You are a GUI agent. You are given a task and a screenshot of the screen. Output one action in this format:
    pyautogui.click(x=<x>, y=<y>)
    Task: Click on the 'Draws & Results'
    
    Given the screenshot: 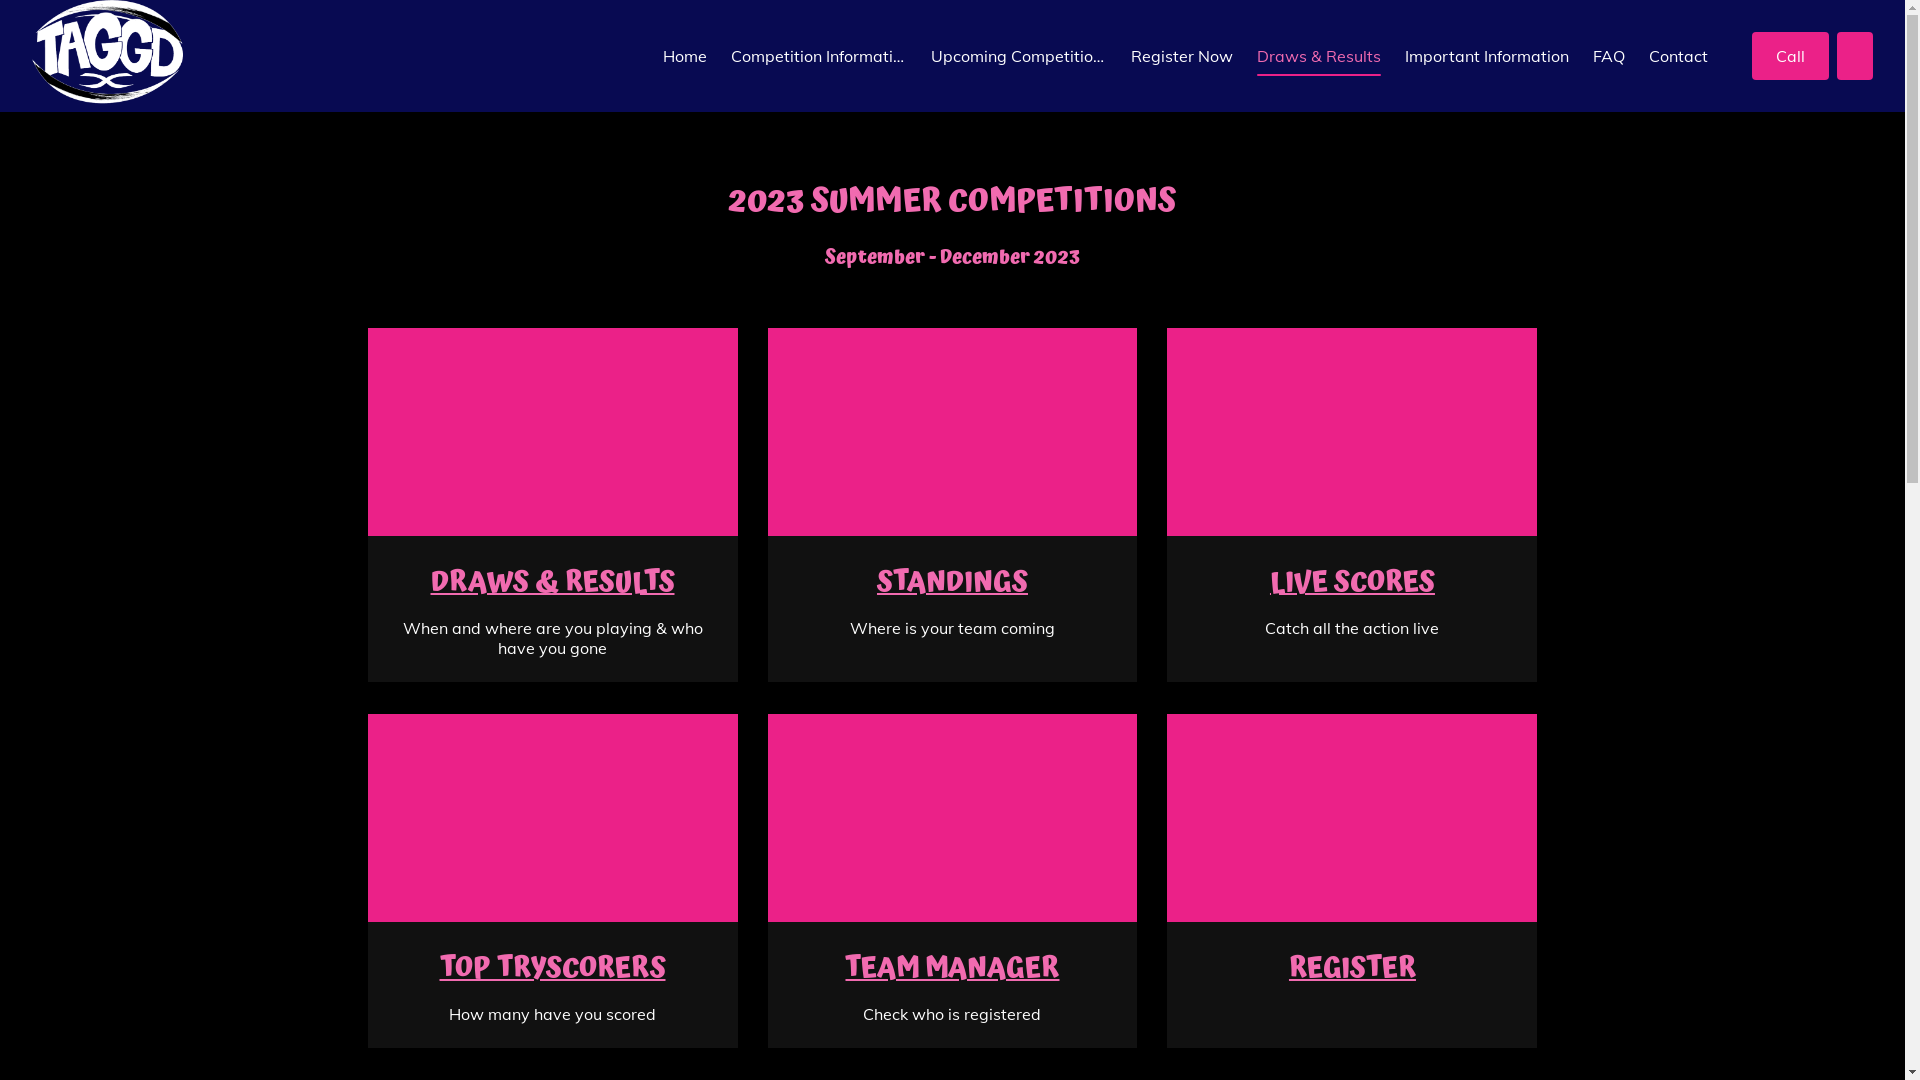 What is the action you would take?
    pyautogui.click(x=1319, y=55)
    